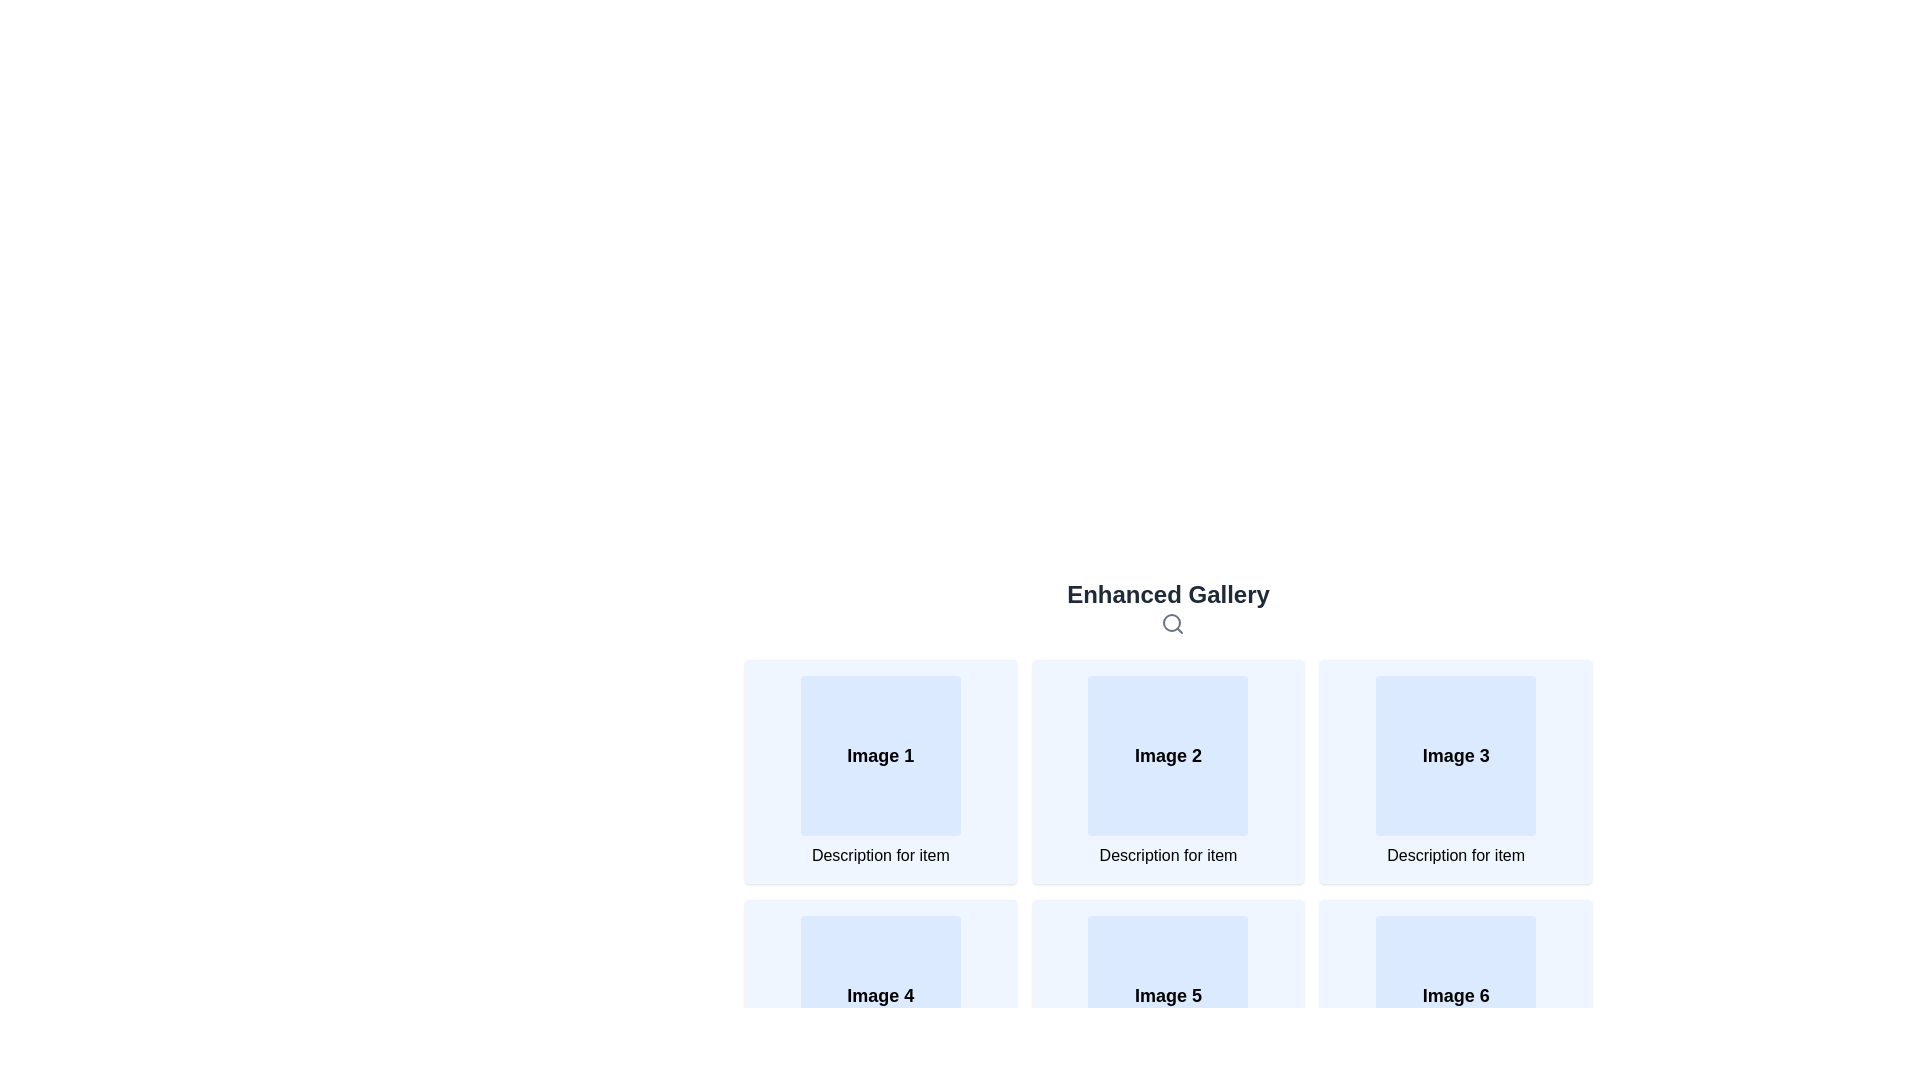 The image size is (1920, 1080). Describe the element at coordinates (1172, 622) in the screenshot. I see `the search icon located immediately to the right of the 'Enhanced Gallery' text label to initiate a search action` at that location.